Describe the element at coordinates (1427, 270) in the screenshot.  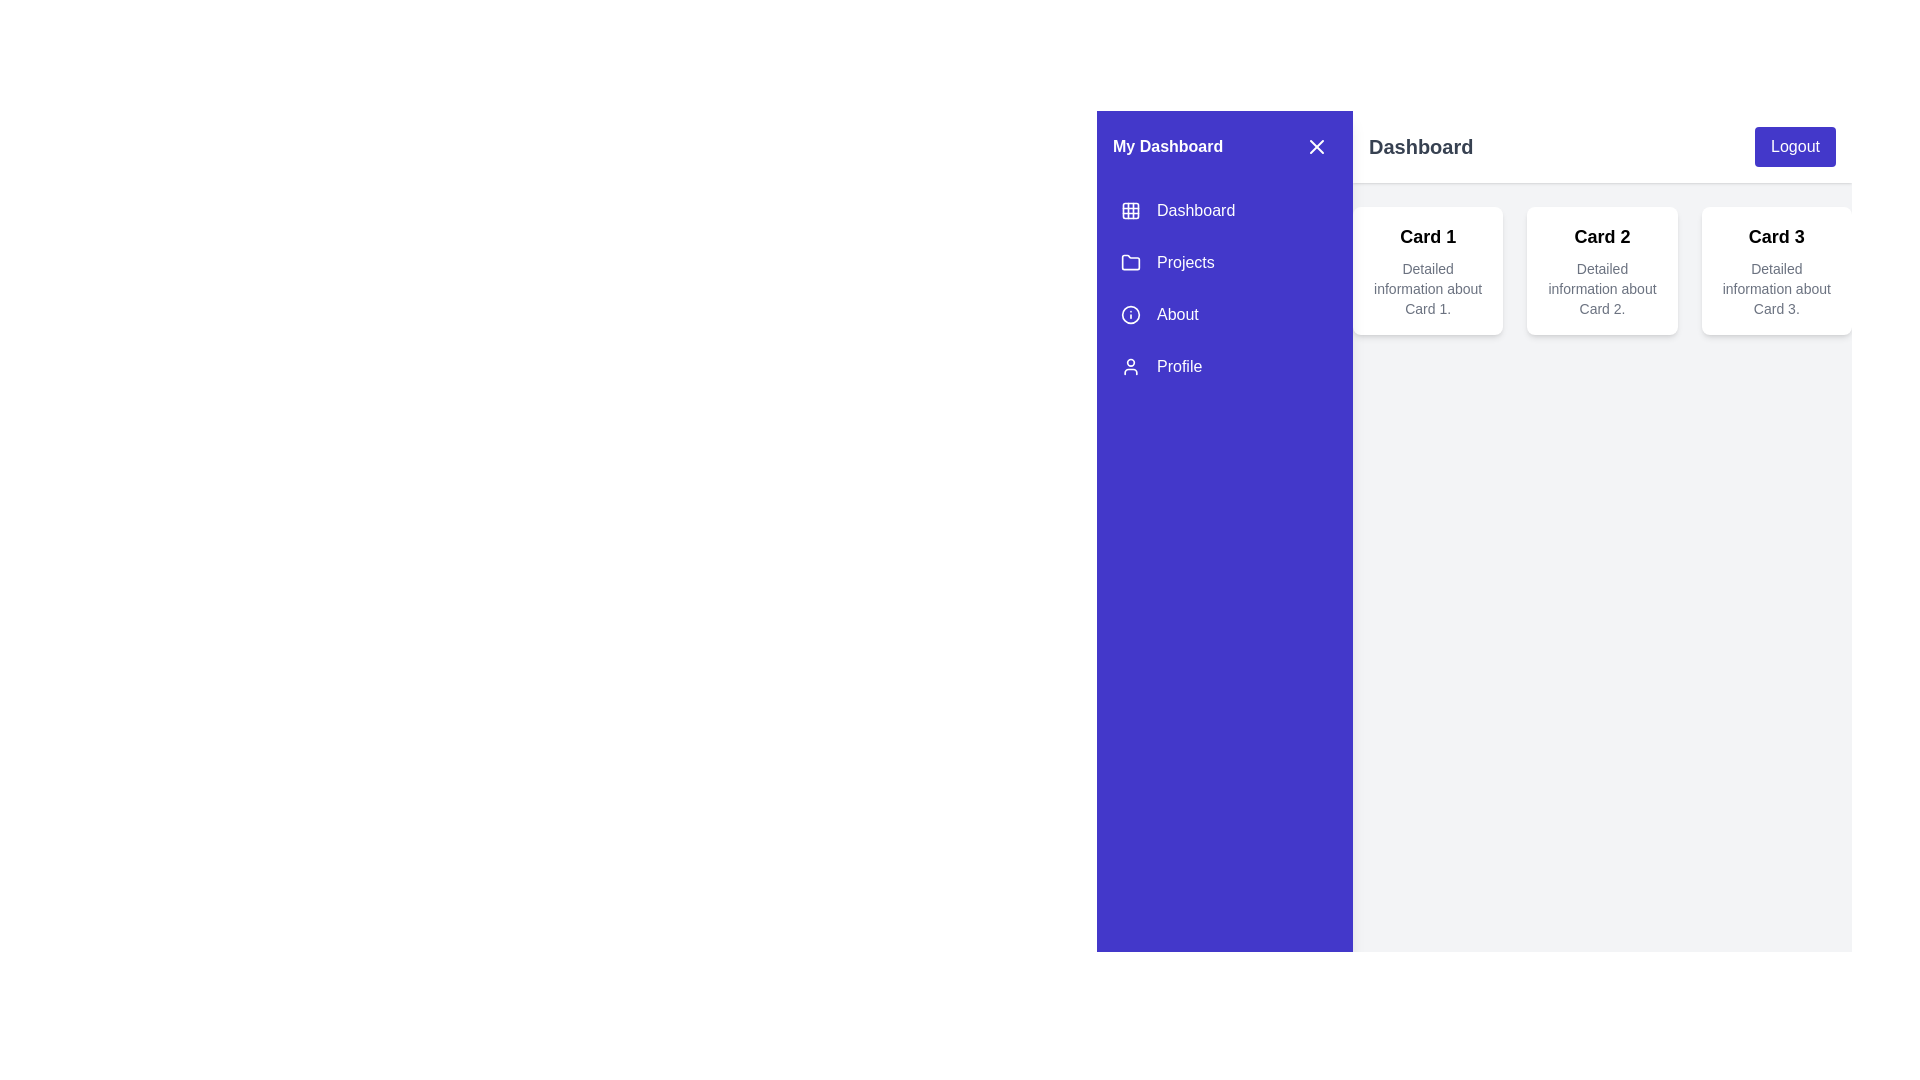
I see `the informational card labeled 'Card 1', which is the first card in a row of three located on the top-right section of the interface` at that location.